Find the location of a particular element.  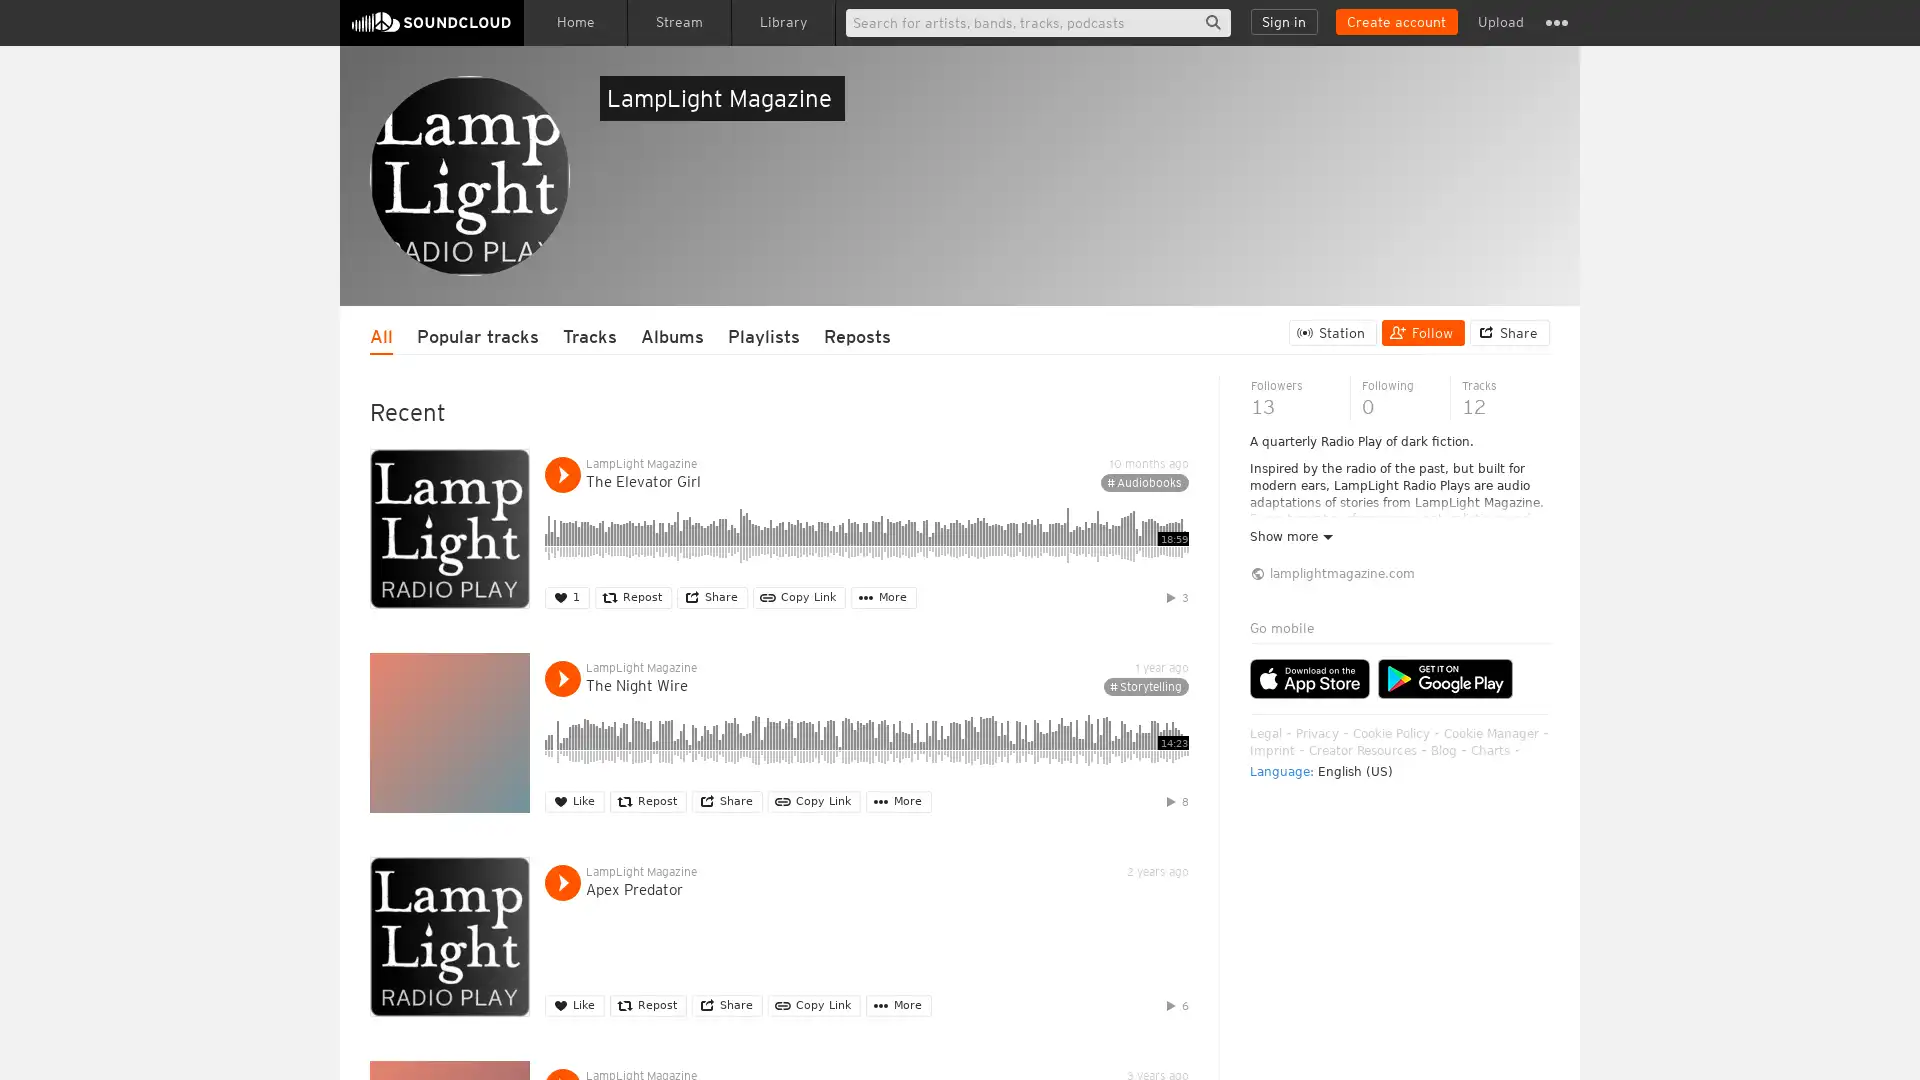

Copy Link is located at coordinates (814, 1005).